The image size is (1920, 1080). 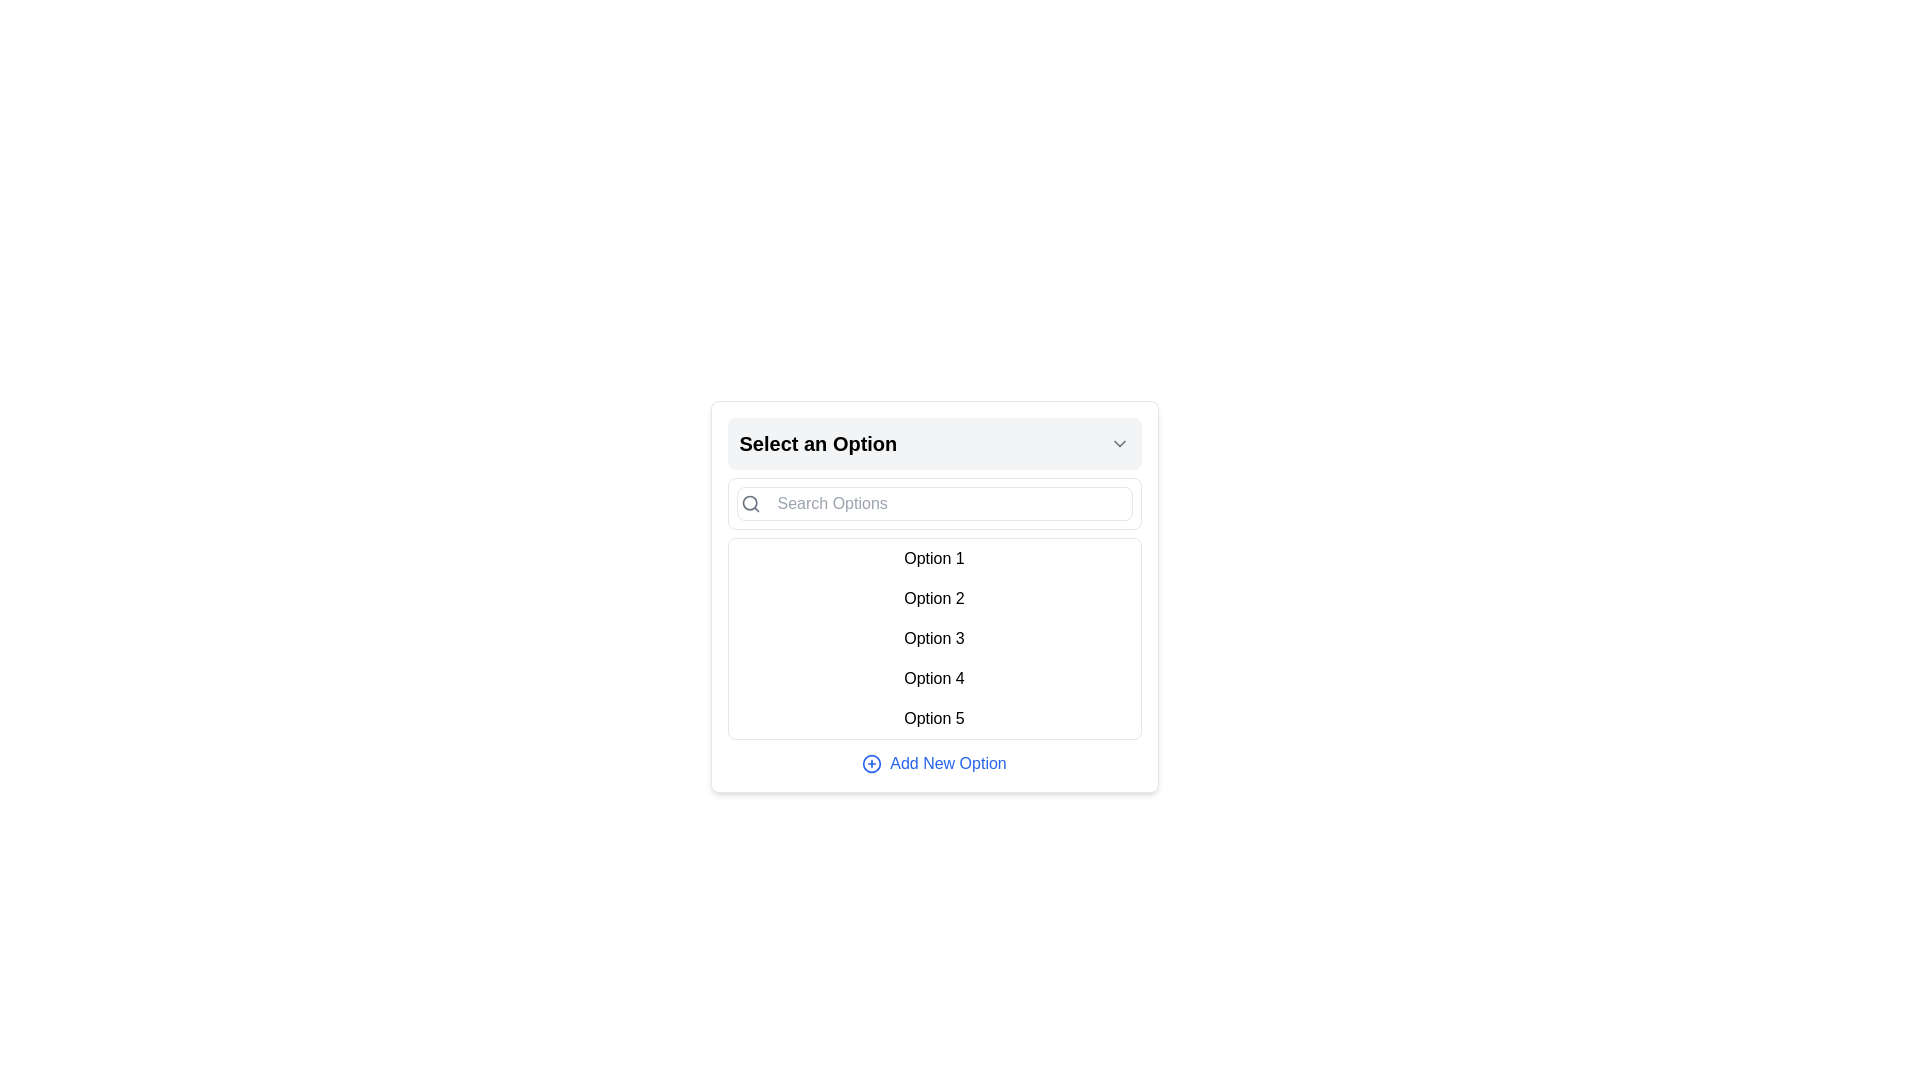 I want to click on the second static list item in the dropdown or list interface, which is located directly below 'Option 1' and above 'Option 3', so click(x=933, y=597).